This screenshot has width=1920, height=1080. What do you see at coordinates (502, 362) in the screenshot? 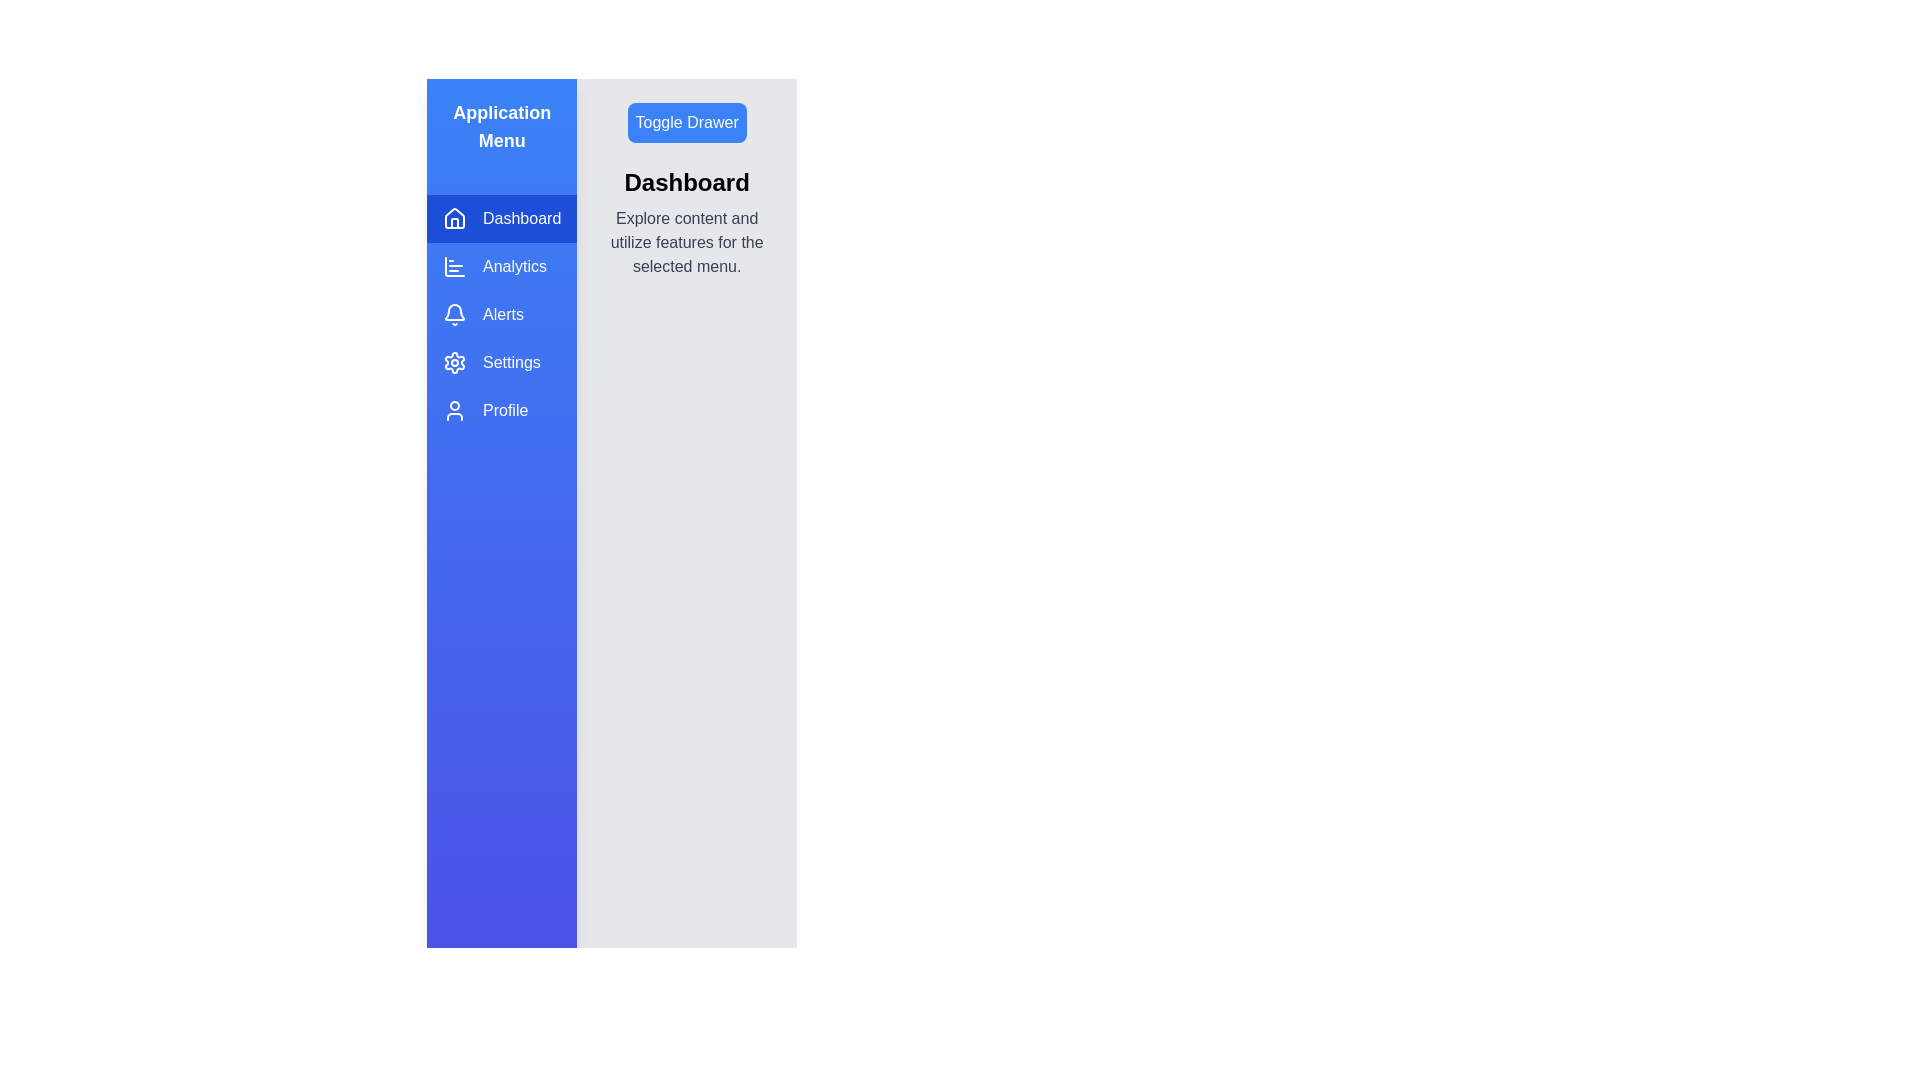
I see `the menu item Settings from the drawer to switch to the corresponding section` at bounding box center [502, 362].